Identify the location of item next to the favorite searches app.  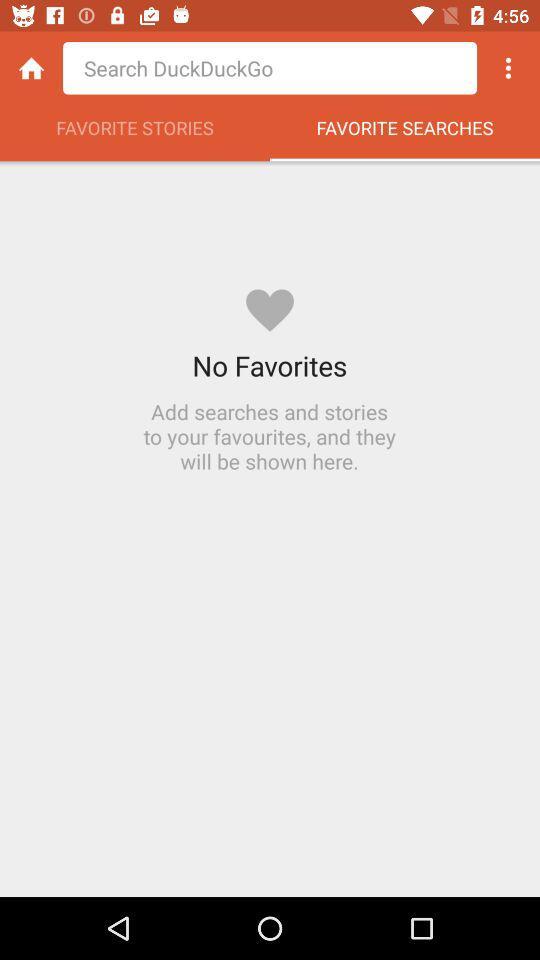
(135, 132).